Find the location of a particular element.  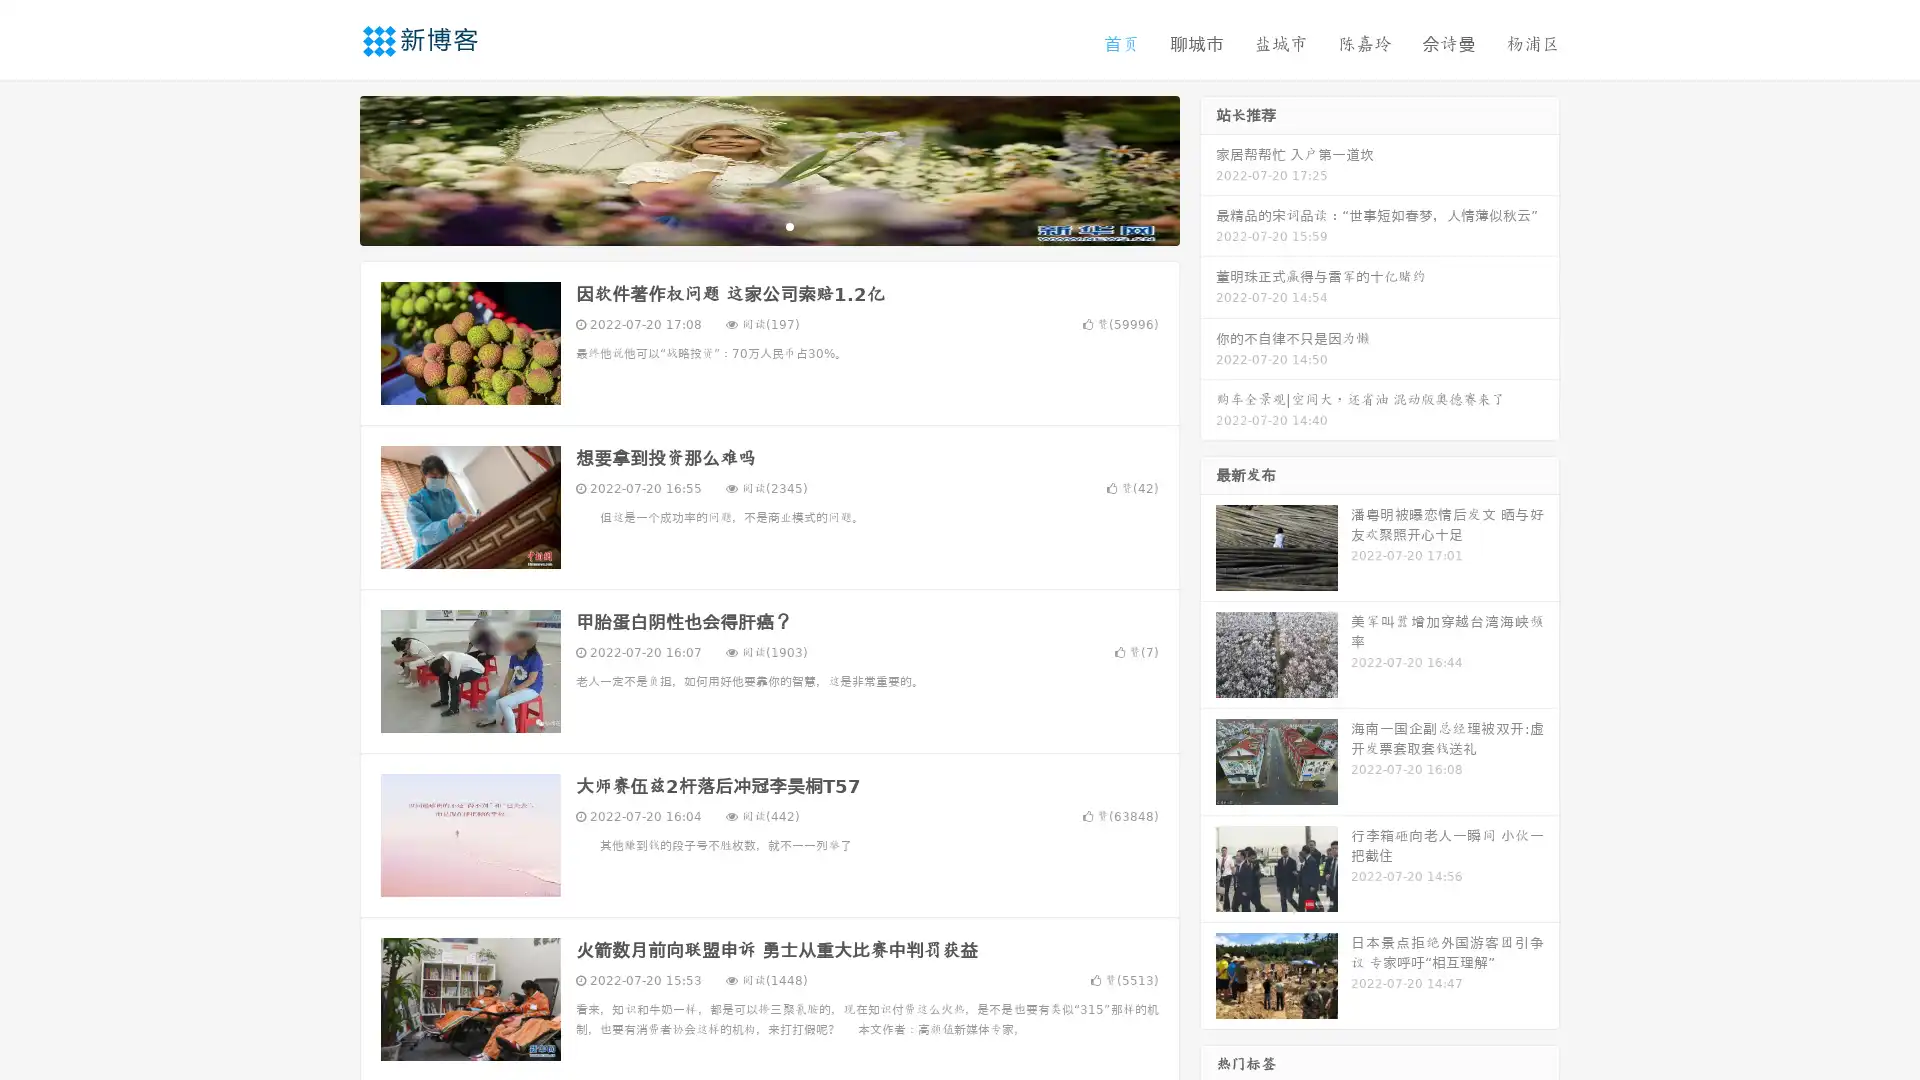

Go to slide 3 is located at coordinates (789, 225).